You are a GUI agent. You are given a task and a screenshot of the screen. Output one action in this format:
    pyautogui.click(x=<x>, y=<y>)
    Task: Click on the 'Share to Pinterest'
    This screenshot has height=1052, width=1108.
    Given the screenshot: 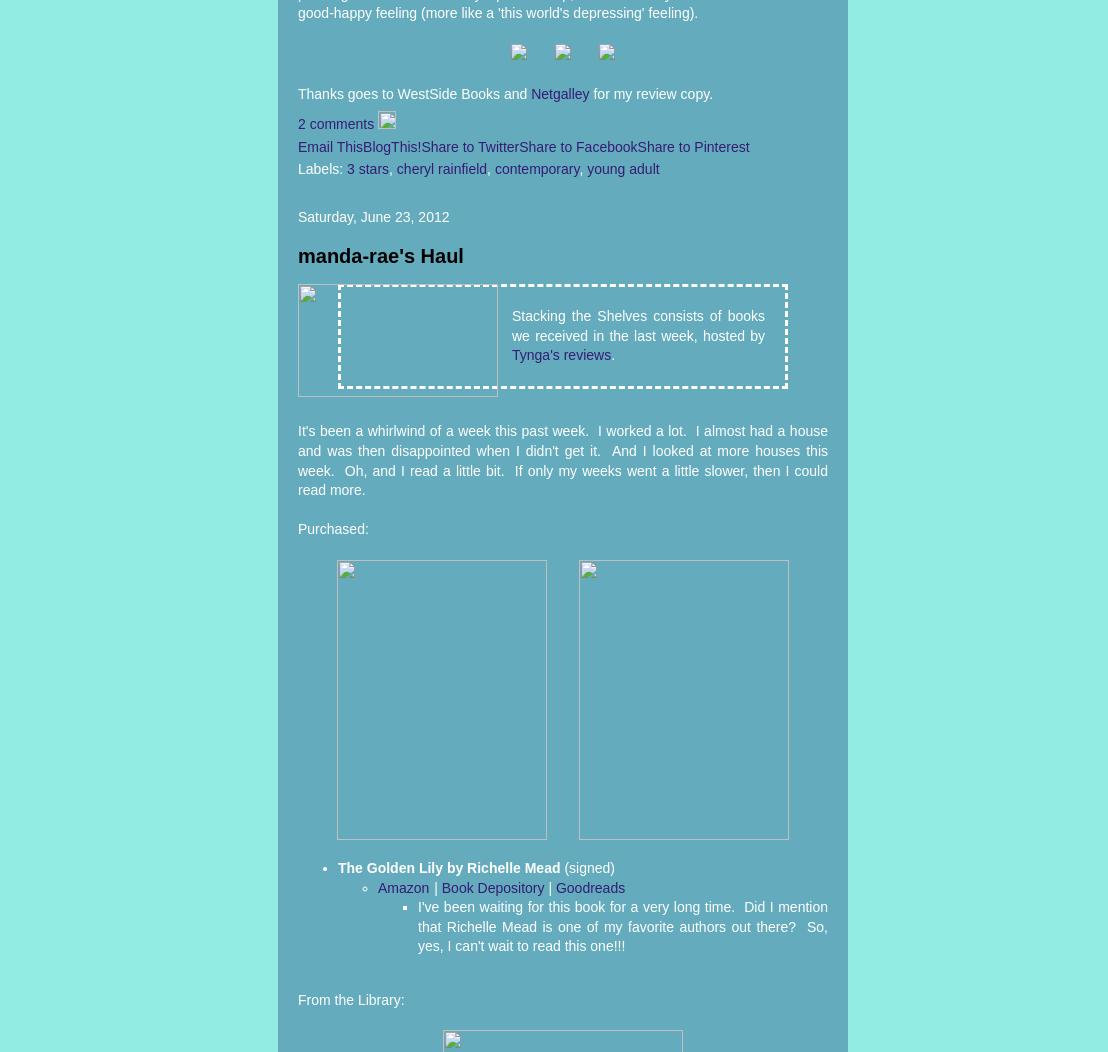 What is the action you would take?
    pyautogui.click(x=692, y=145)
    